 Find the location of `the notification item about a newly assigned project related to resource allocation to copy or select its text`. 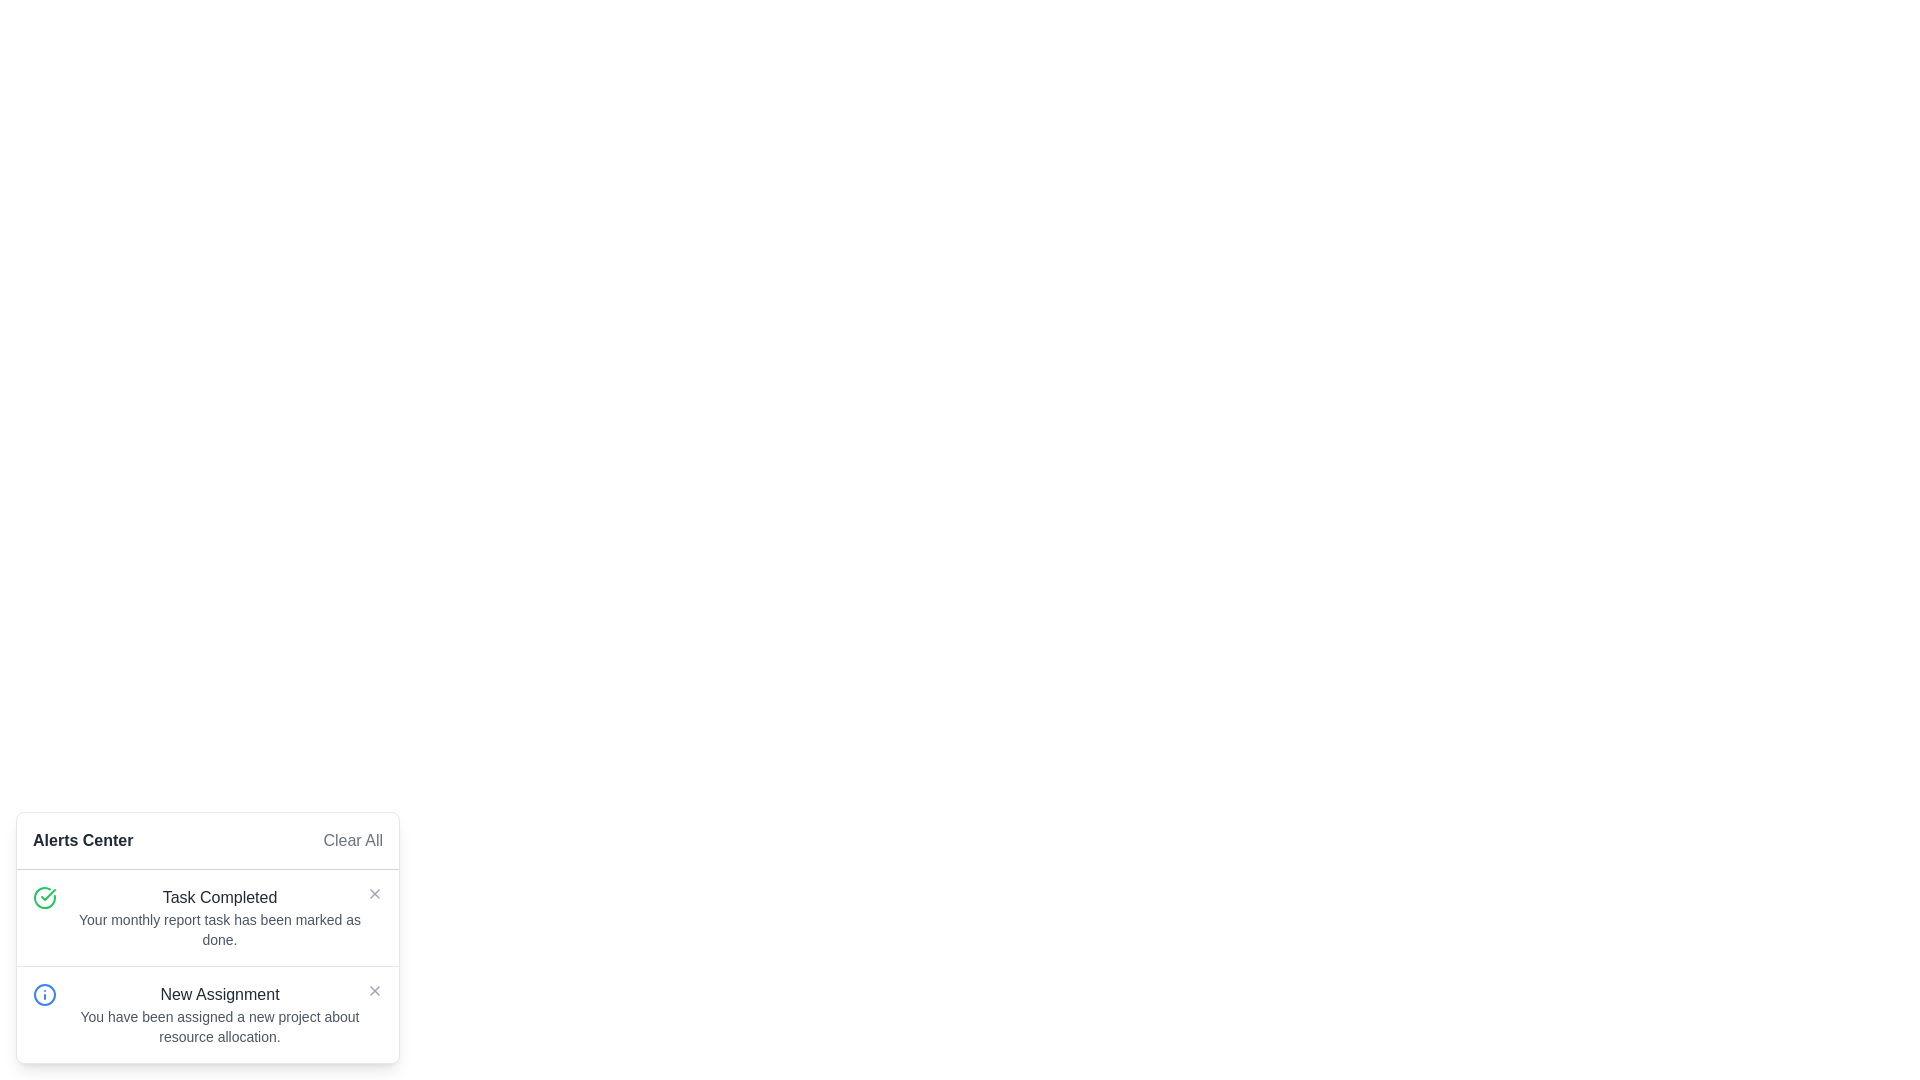

the notification item about a newly assigned project related to resource allocation to copy or select its text is located at coordinates (207, 1014).